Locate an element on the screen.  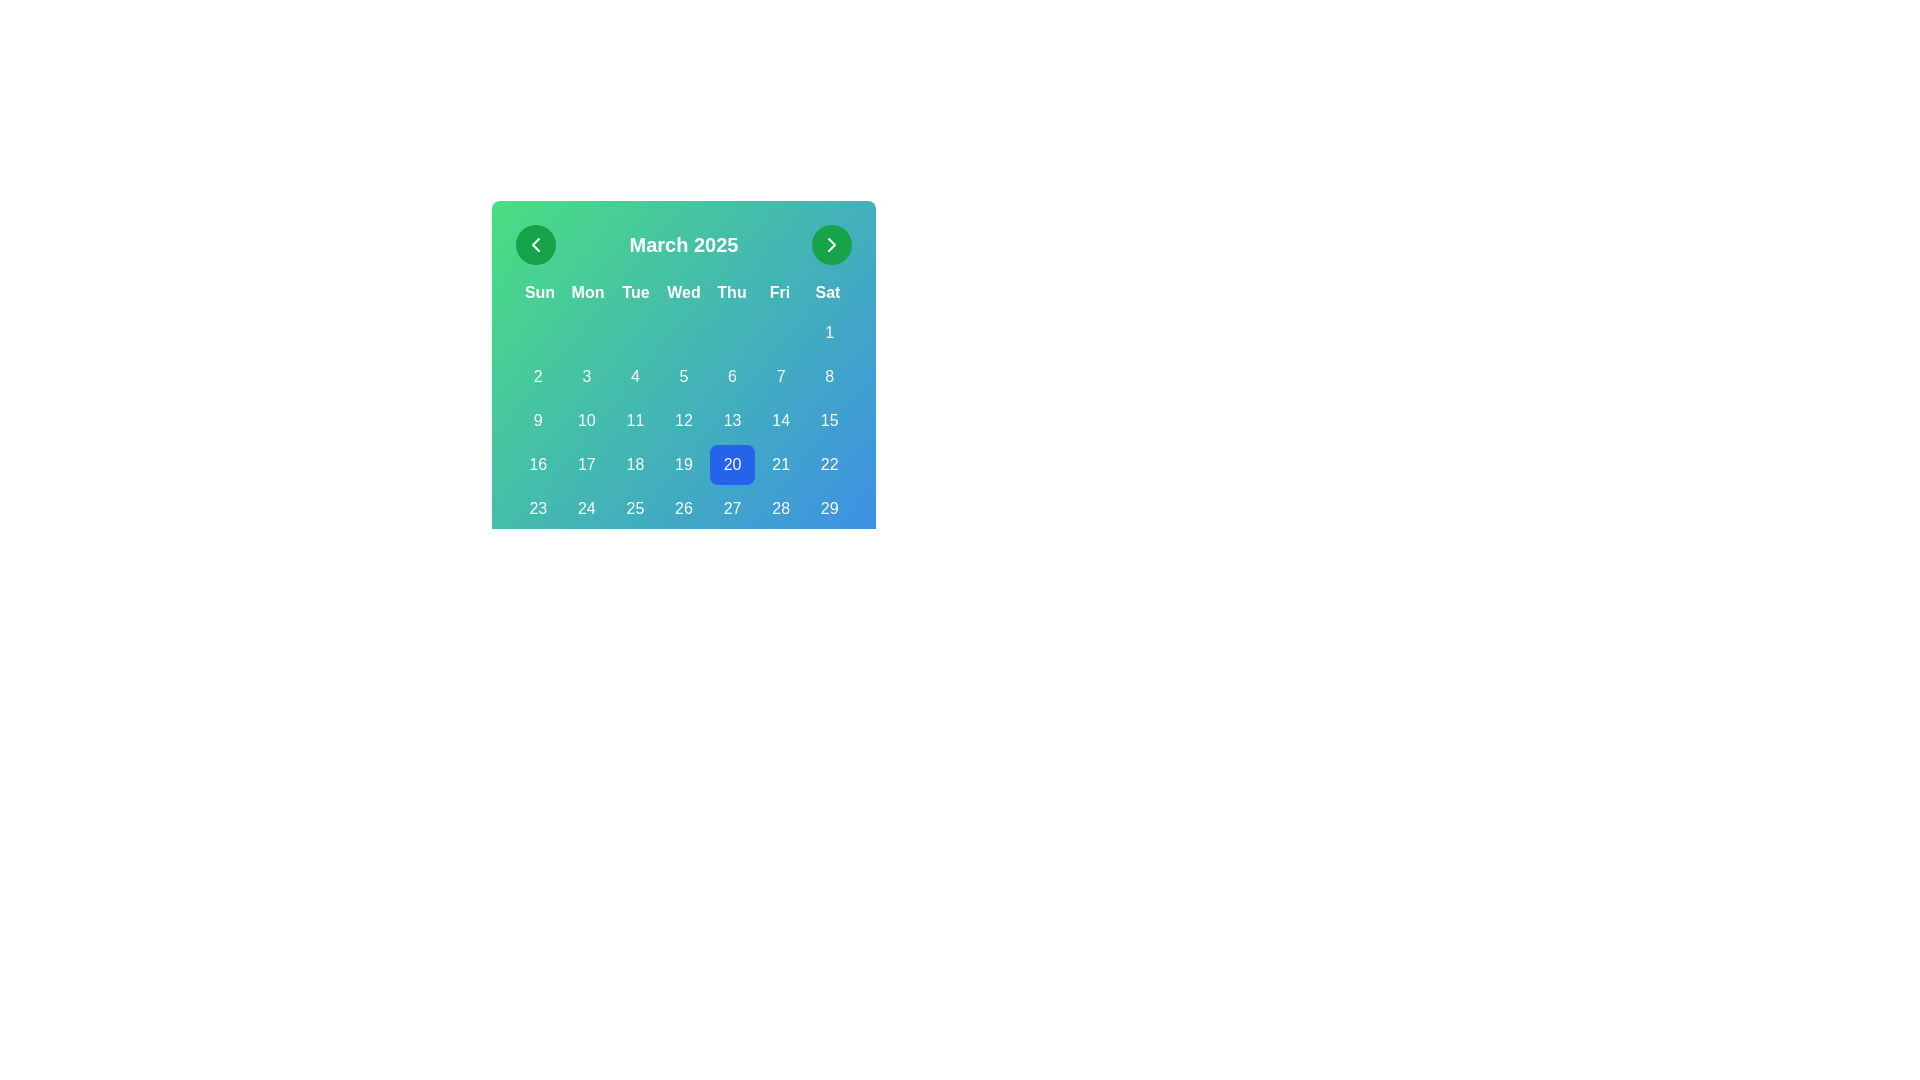
the rounded square button with a light green background containing the number '9' is located at coordinates (538, 419).